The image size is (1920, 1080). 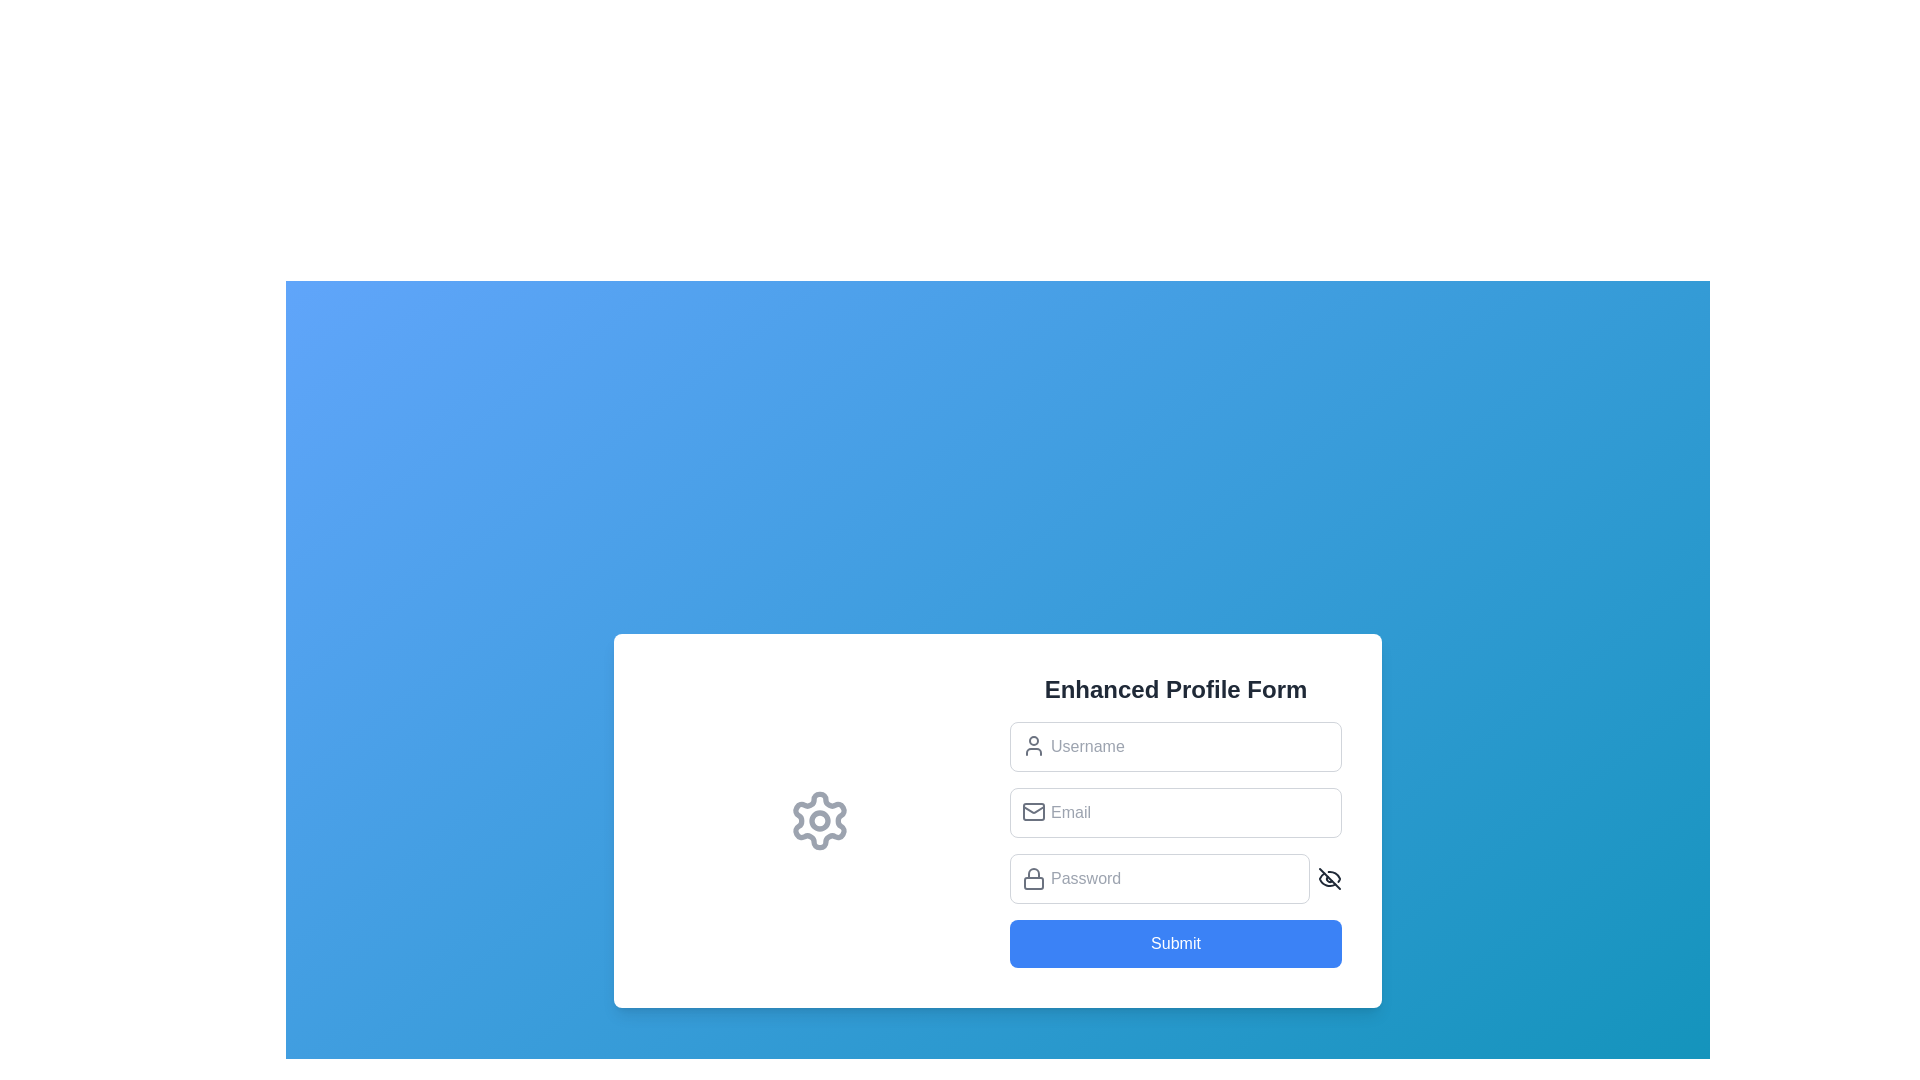 What do you see at coordinates (1033, 882) in the screenshot?
I see `the bottom rectangular component of the lock icon graphic, which is minimalistic and lacks distinct text or symbols` at bounding box center [1033, 882].